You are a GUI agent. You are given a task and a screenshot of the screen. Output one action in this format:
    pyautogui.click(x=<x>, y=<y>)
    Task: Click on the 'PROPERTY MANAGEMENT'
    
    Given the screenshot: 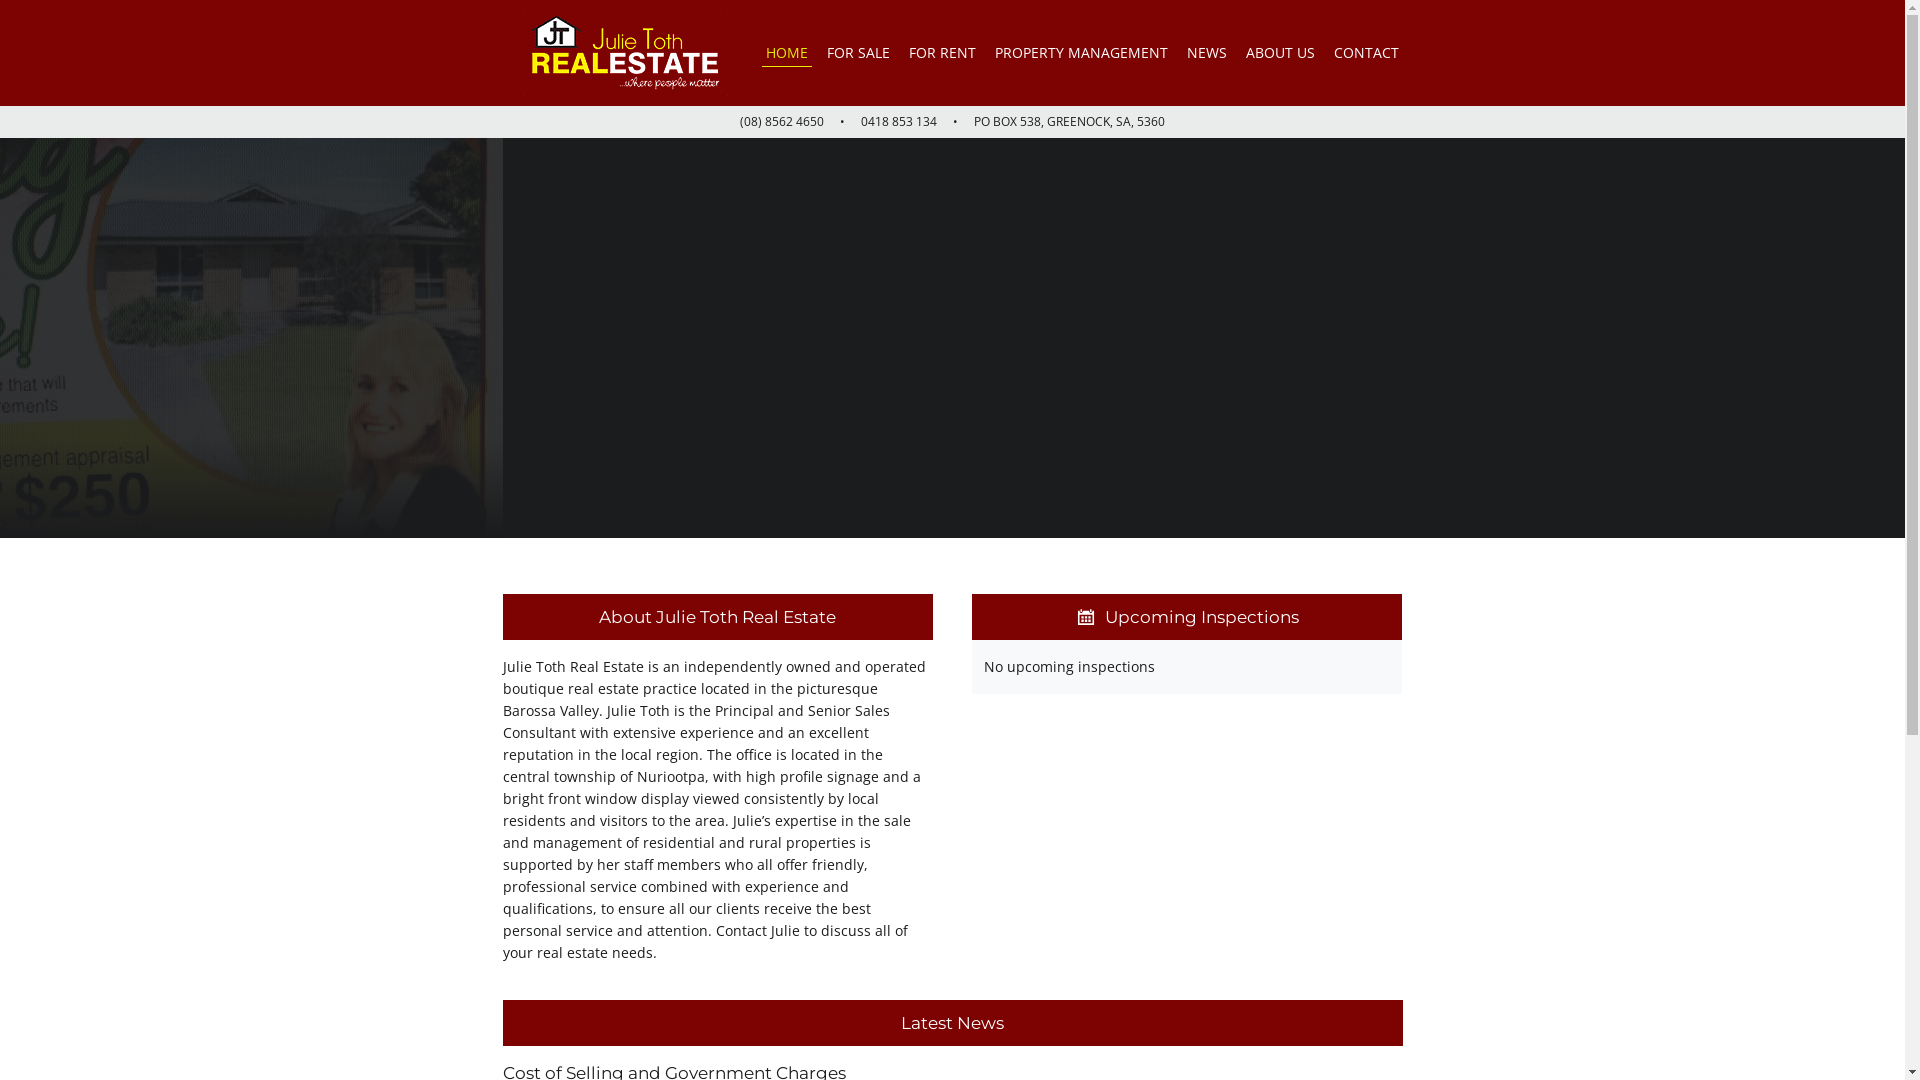 What is the action you would take?
    pyautogui.click(x=1079, y=52)
    